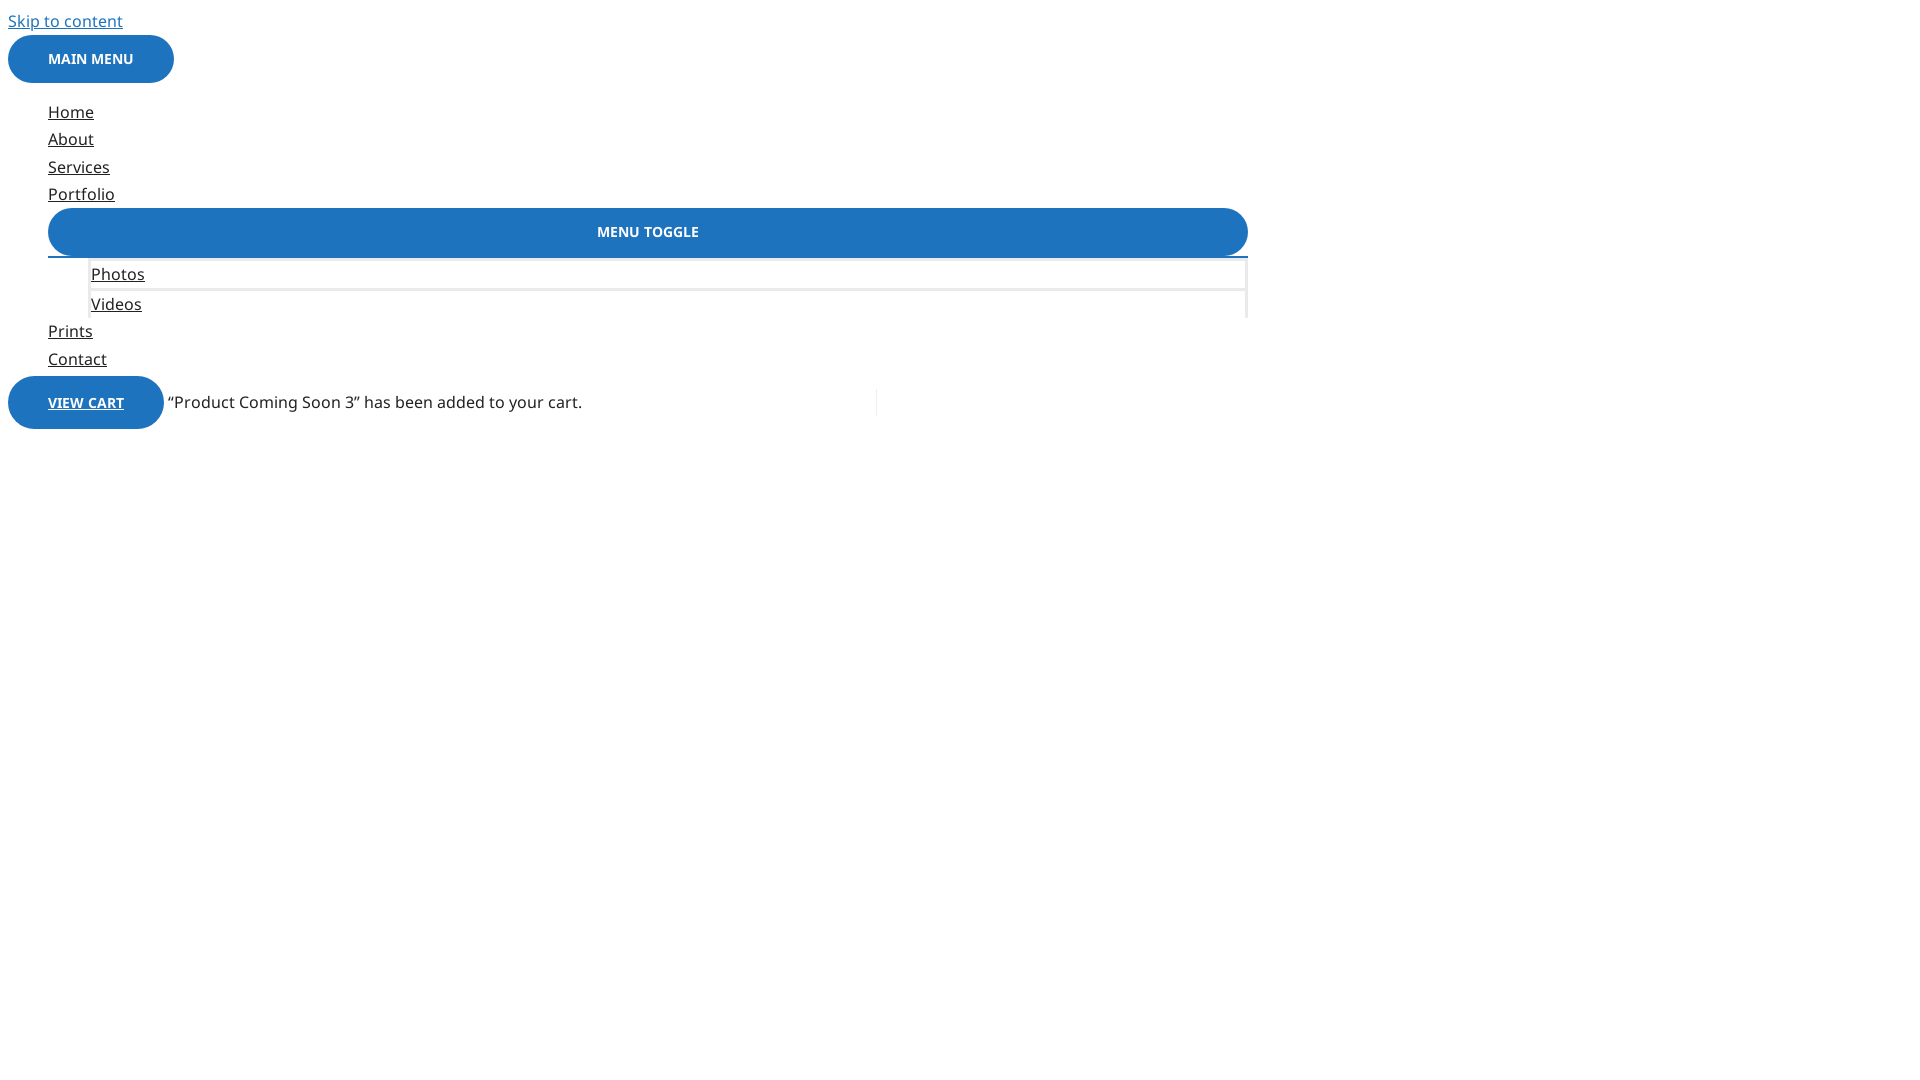  Describe the element at coordinates (648, 166) in the screenshot. I see `'Services'` at that location.